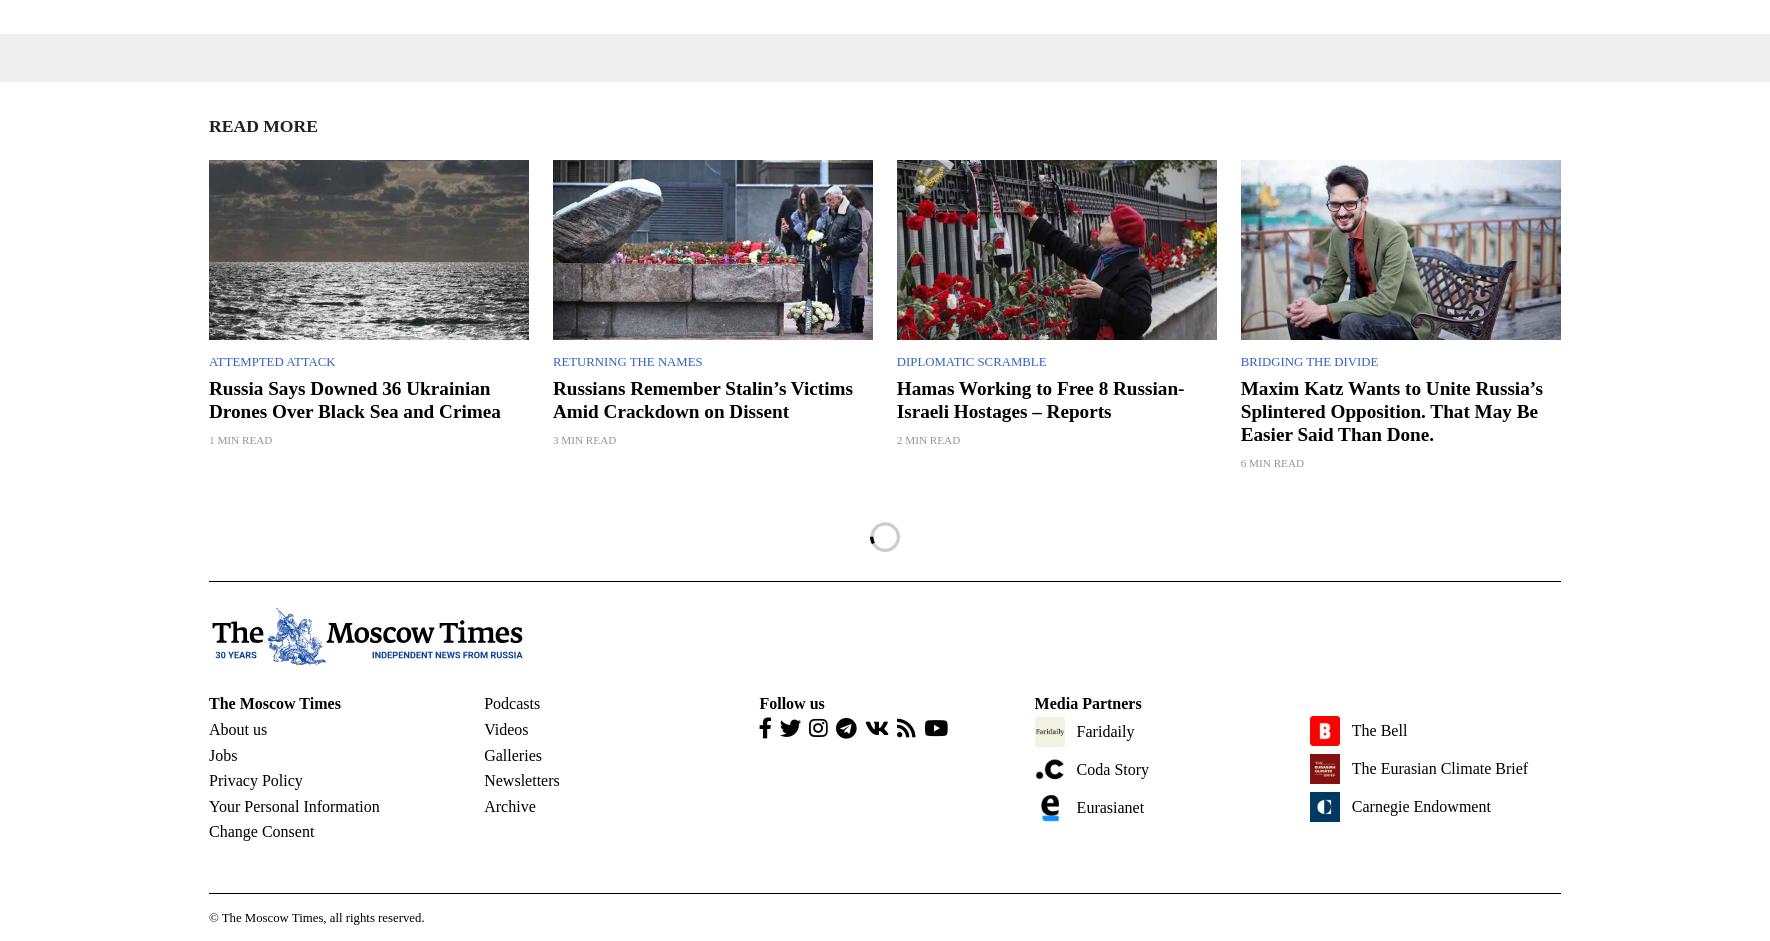 The height and width of the screenshot is (941, 1770). Describe the element at coordinates (274, 703) in the screenshot. I see `'The Moscow Times'` at that location.